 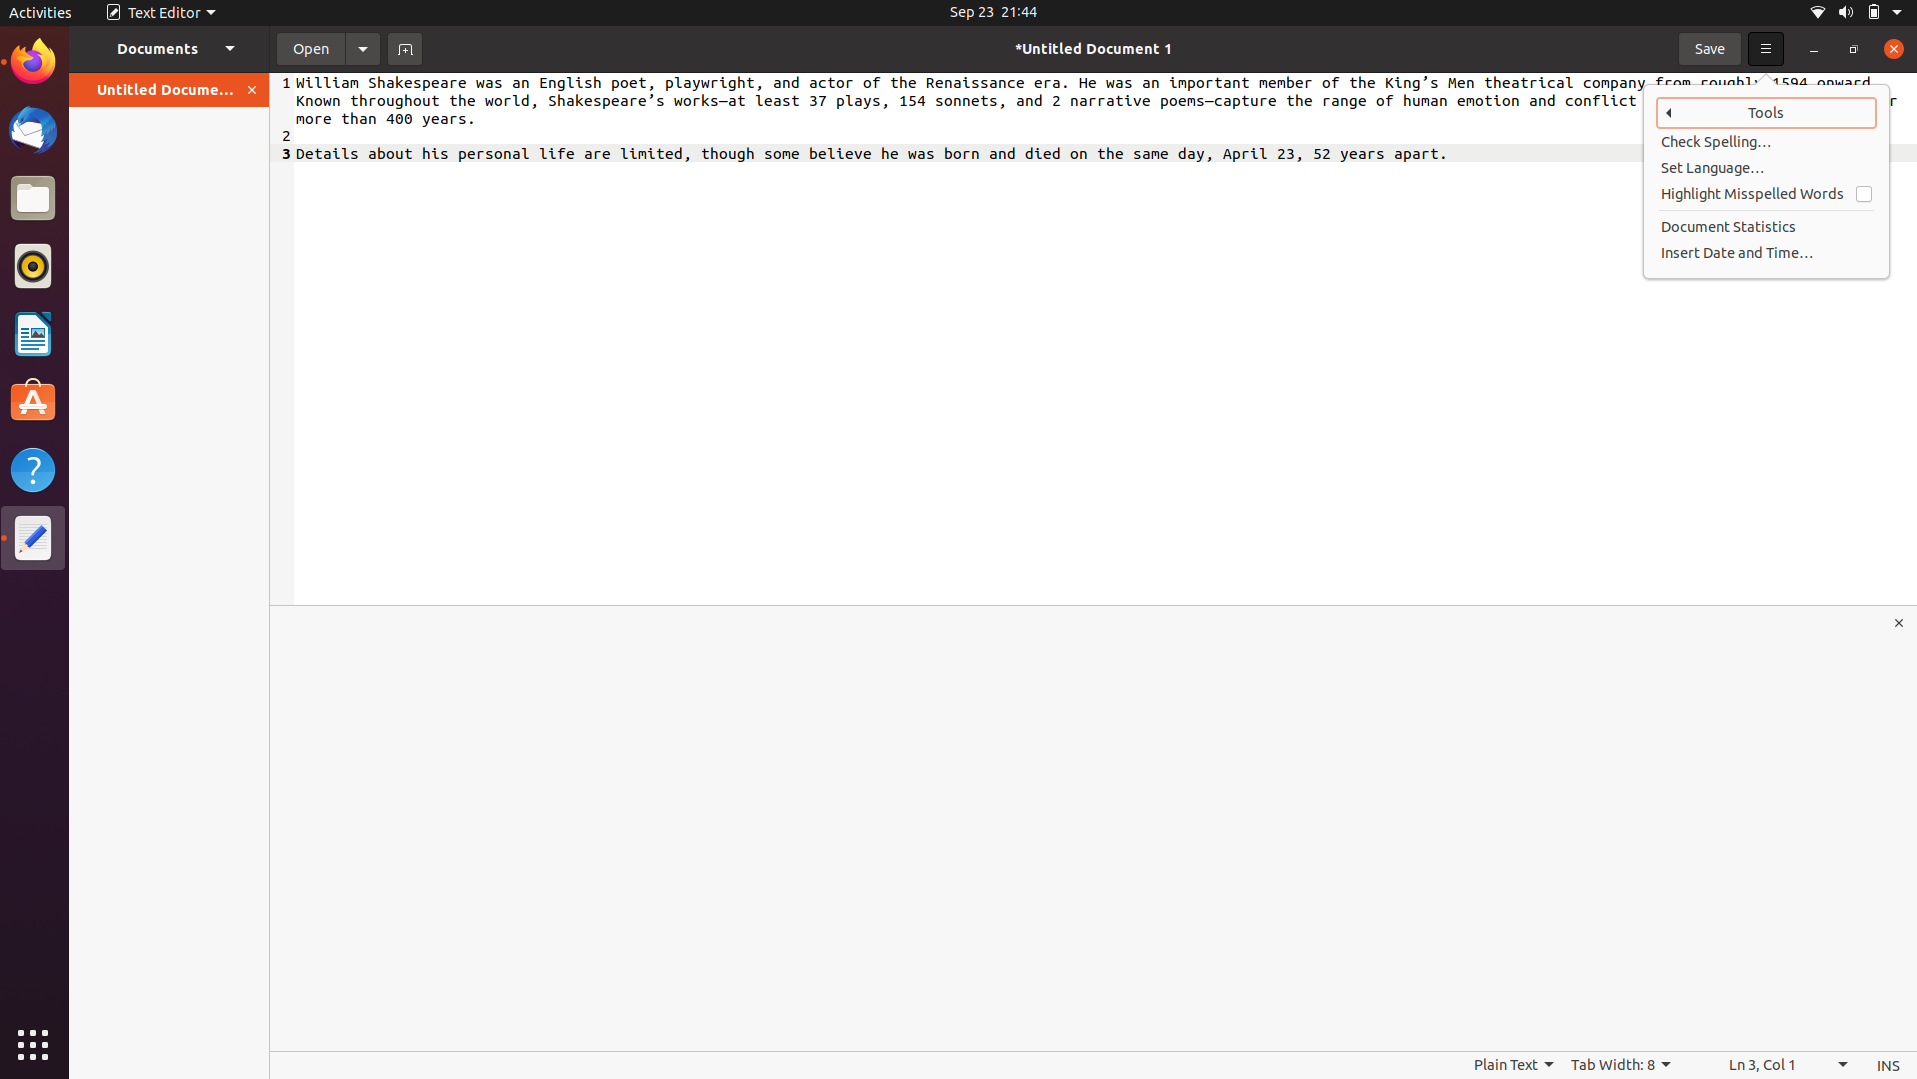 I want to click on document options, so click(x=362, y=47).